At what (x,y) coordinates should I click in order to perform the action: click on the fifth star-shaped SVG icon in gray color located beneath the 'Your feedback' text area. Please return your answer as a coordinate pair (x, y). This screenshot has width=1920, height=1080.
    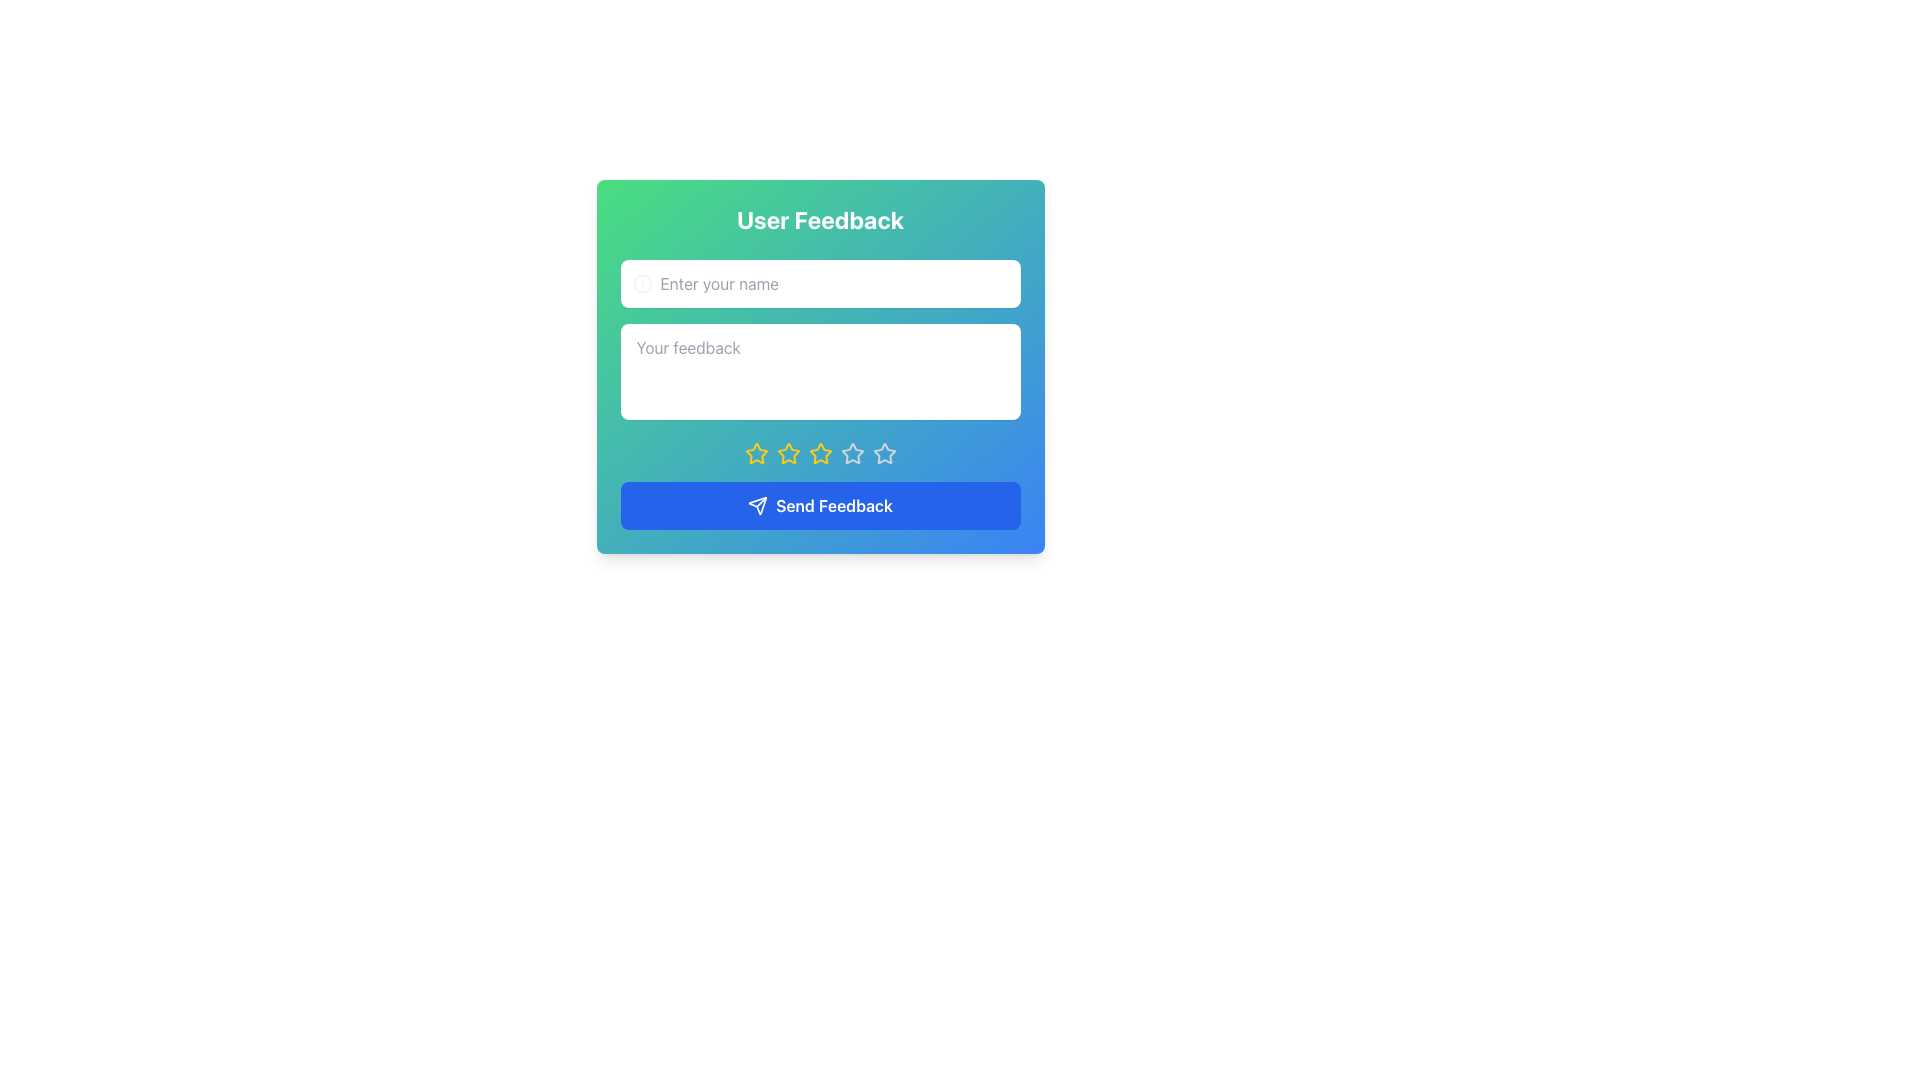
    Looking at the image, I should click on (883, 453).